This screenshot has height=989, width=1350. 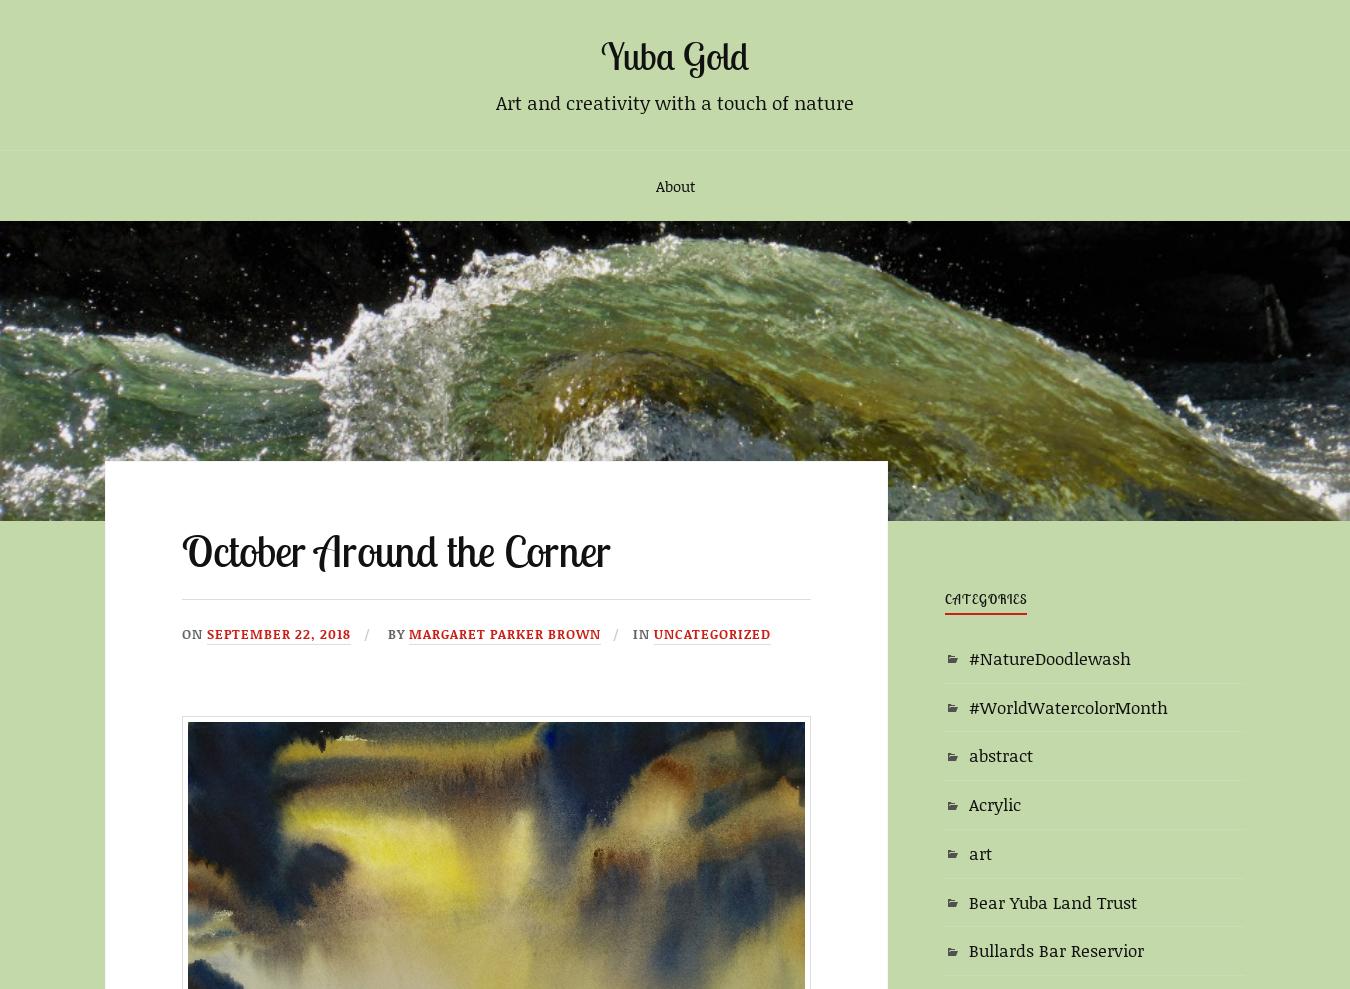 What do you see at coordinates (968, 802) in the screenshot?
I see `'Acrylic'` at bounding box center [968, 802].